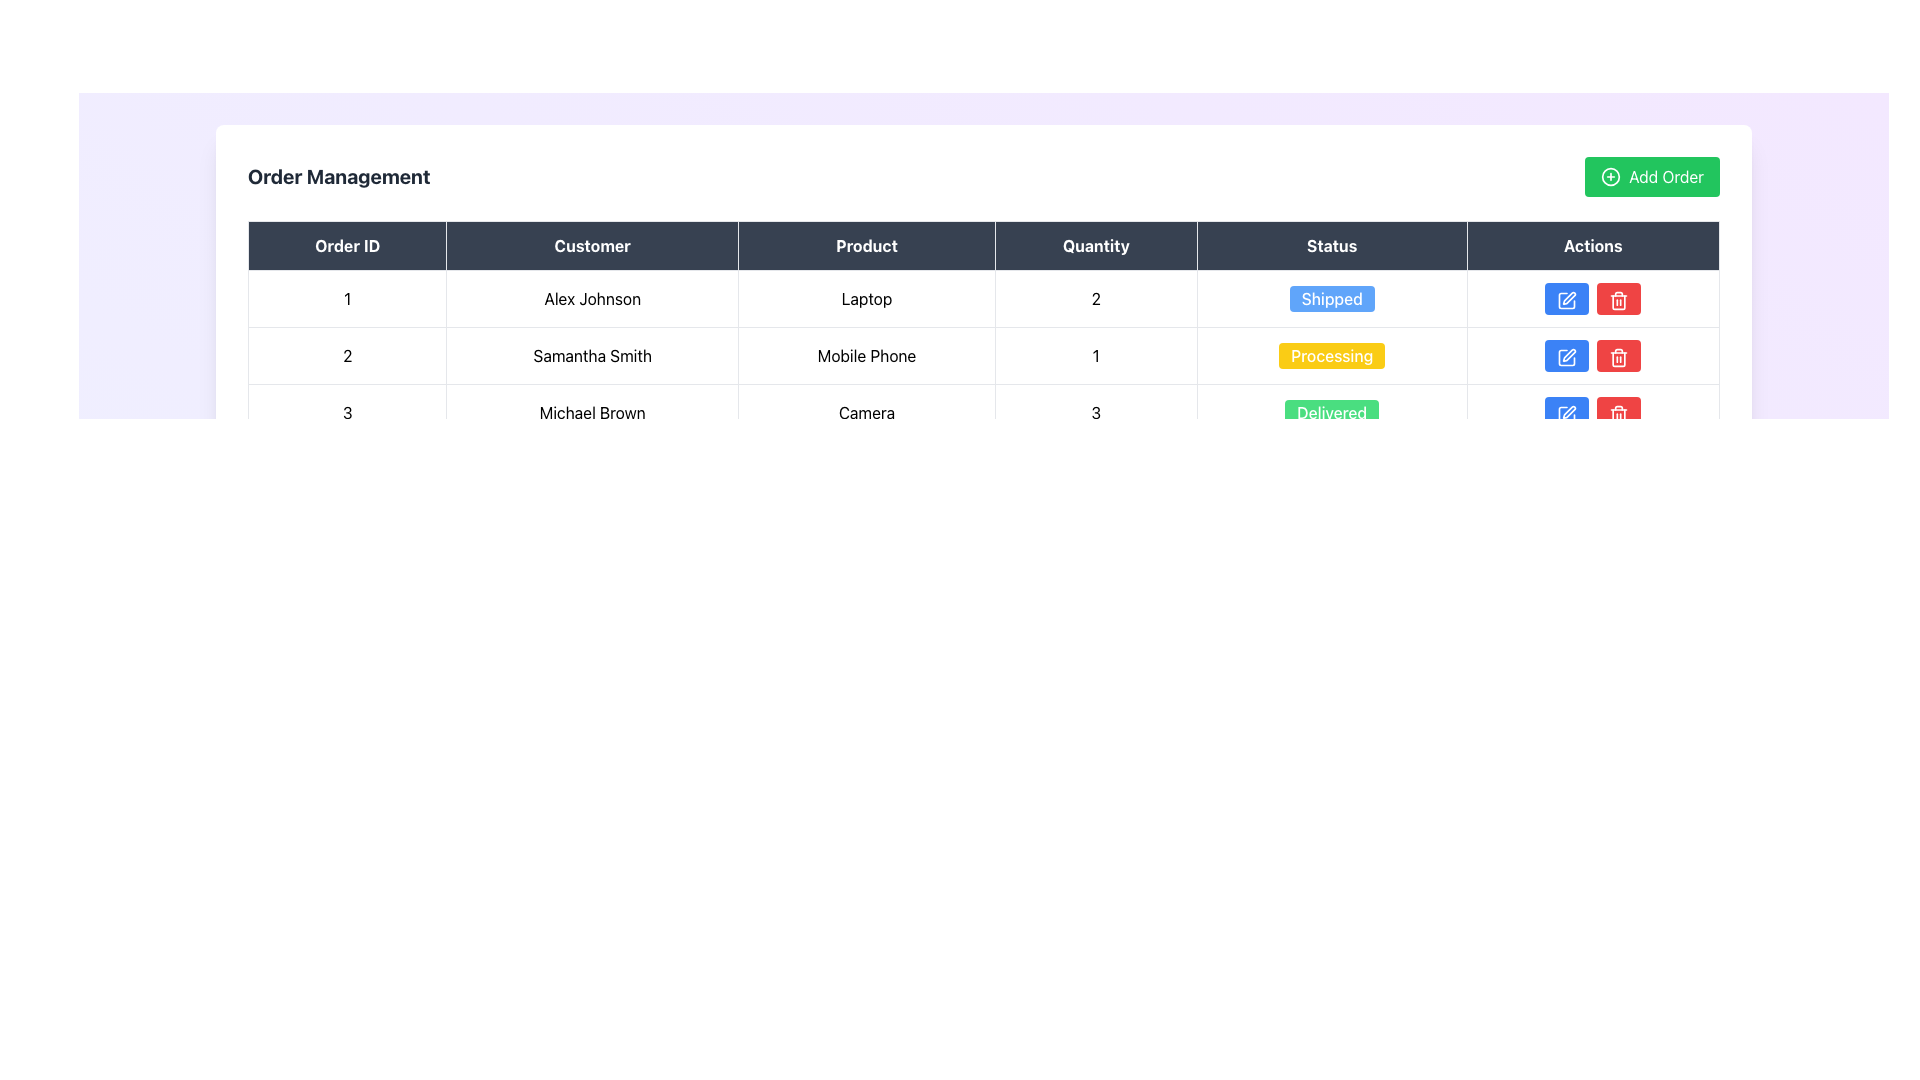  What do you see at coordinates (1568, 354) in the screenshot?
I see `the decorative icon located near the center-right of the 'Actions' column in the second row of the table` at bounding box center [1568, 354].